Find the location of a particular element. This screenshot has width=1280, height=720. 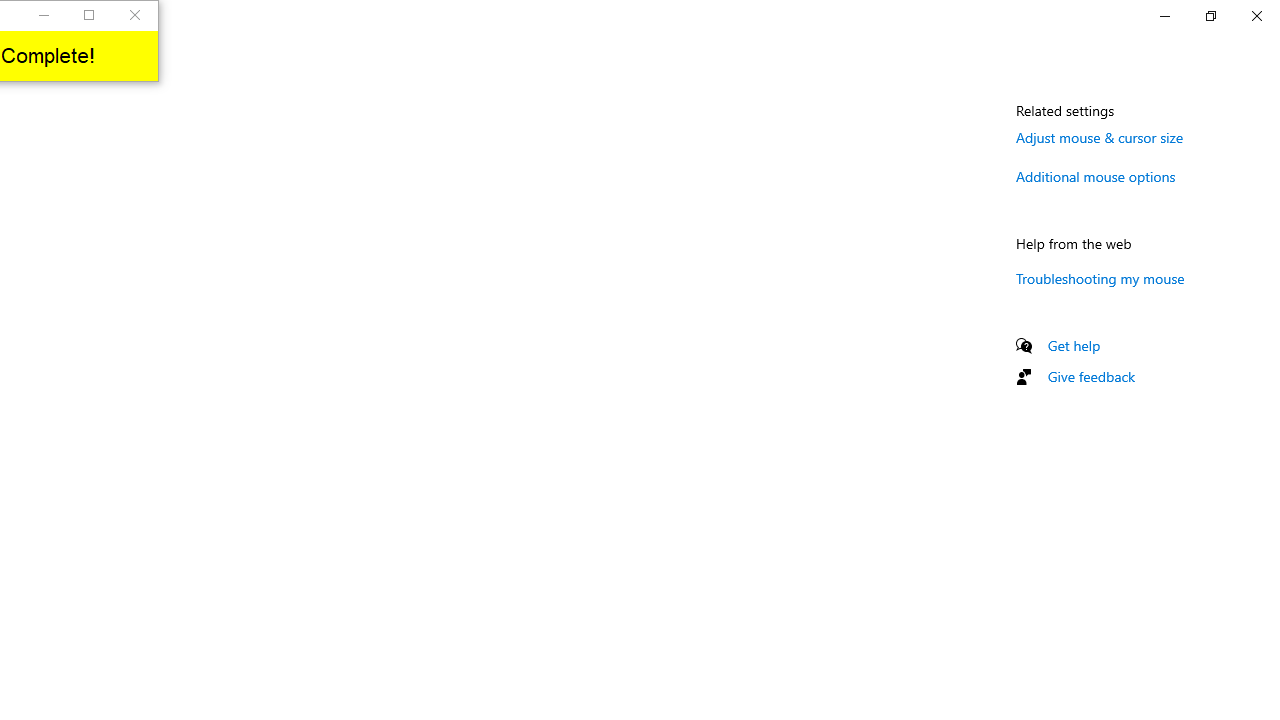

'Adjust mouse & cursor size' is located at coordinates (1099, 136).